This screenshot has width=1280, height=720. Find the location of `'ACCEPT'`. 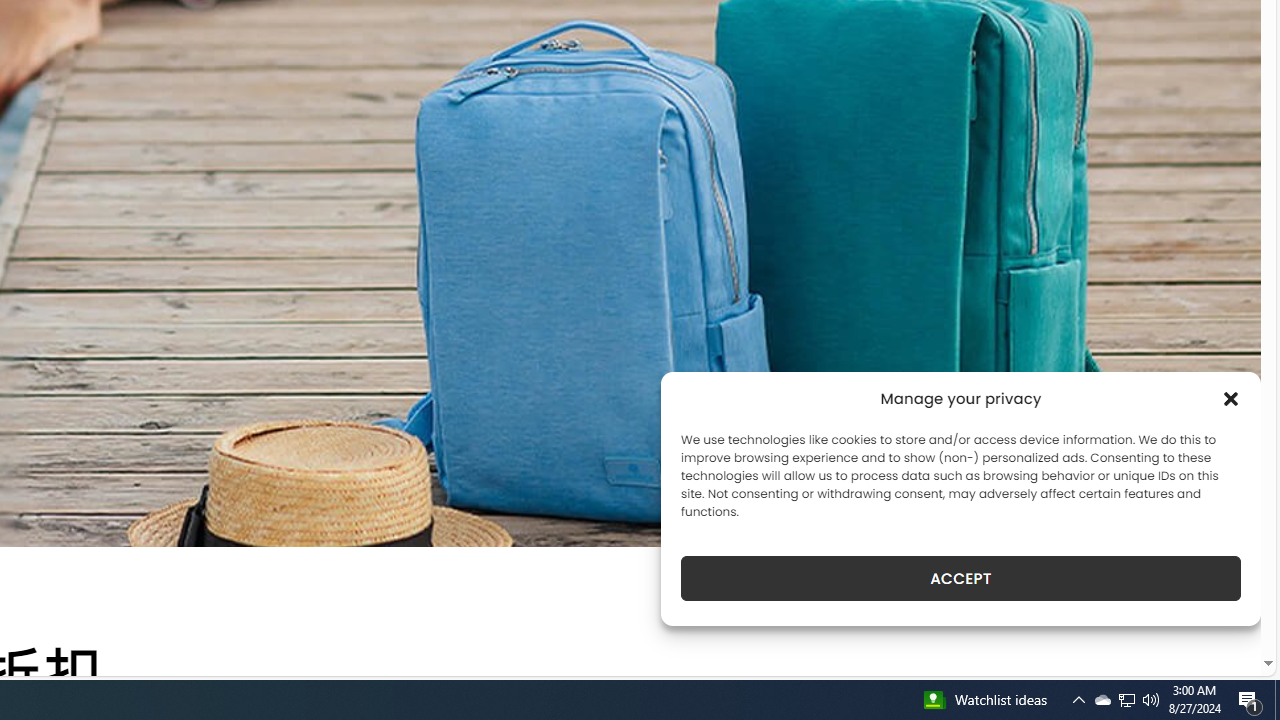

'ACCEPT' is located at coordinates (961, 578).